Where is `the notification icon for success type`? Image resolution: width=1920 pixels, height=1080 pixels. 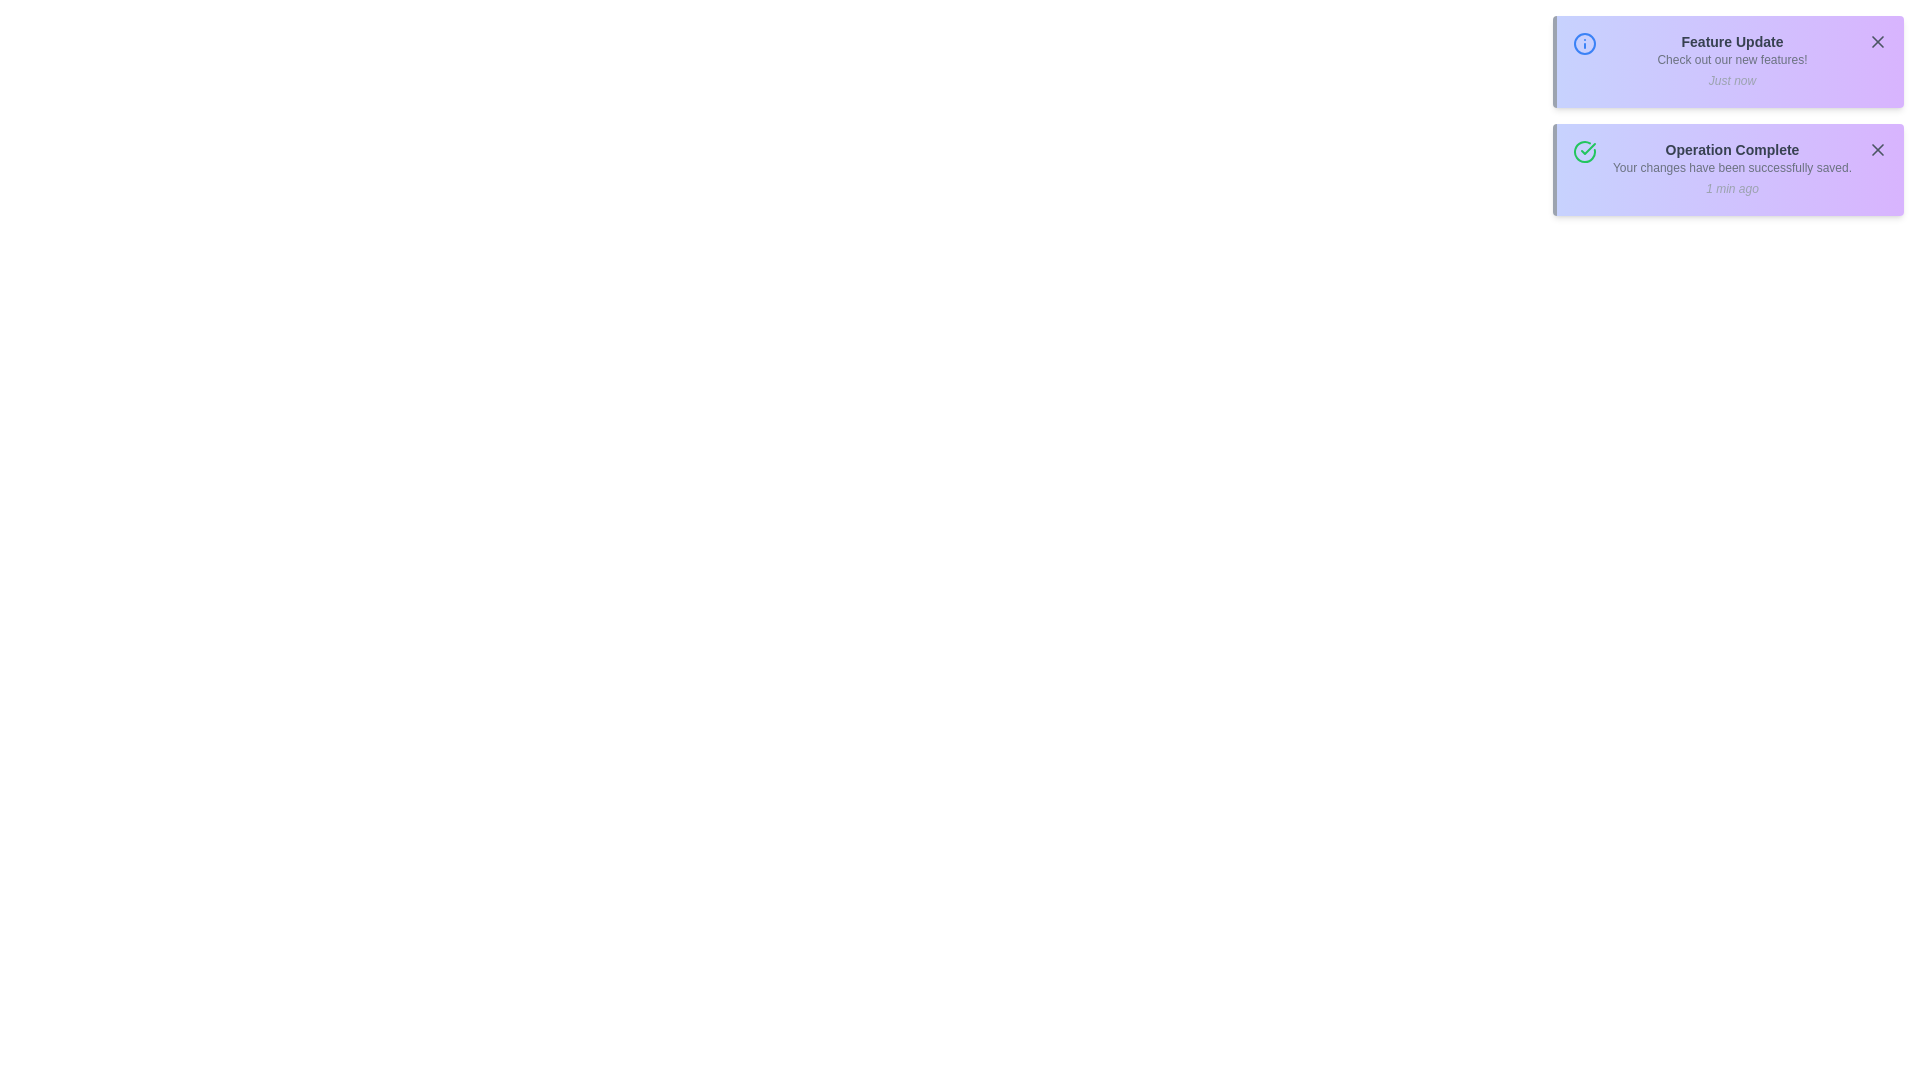 the notification icon for success type is located at coordinates (1583, 150).